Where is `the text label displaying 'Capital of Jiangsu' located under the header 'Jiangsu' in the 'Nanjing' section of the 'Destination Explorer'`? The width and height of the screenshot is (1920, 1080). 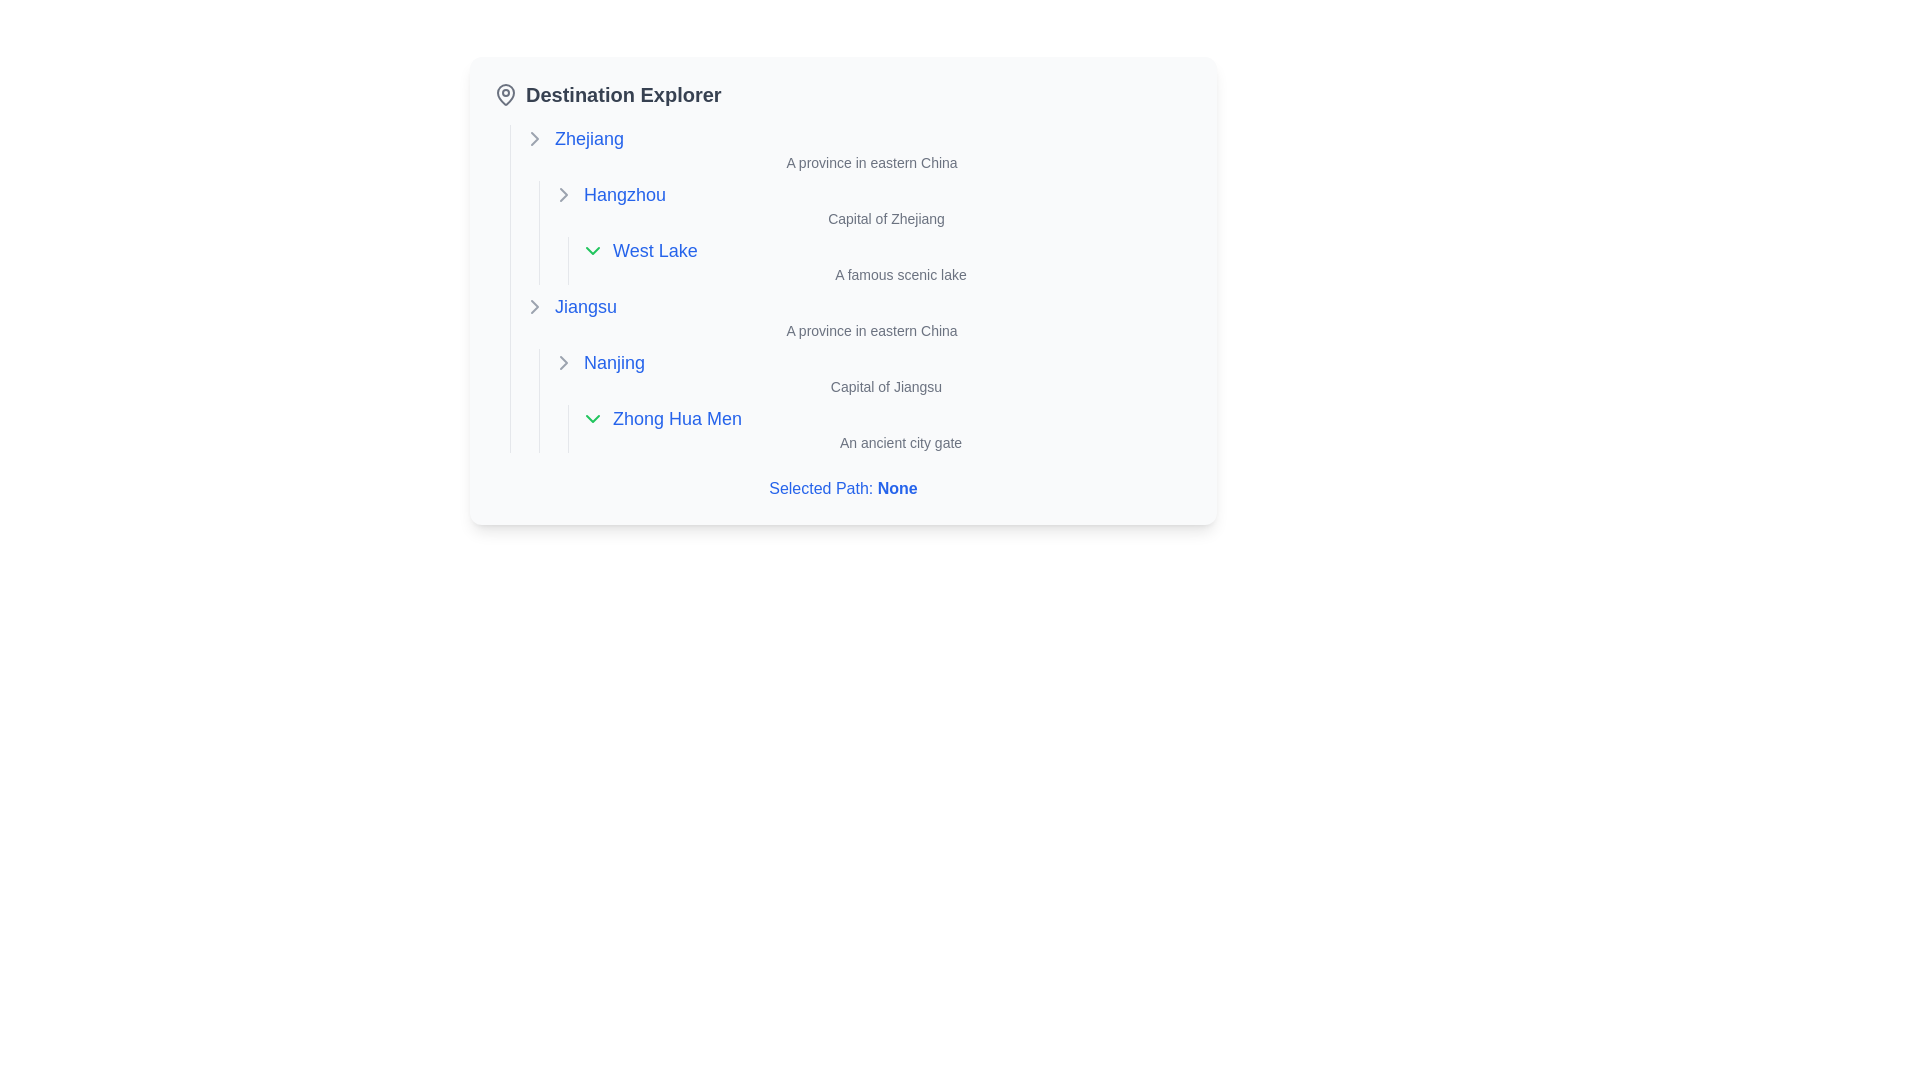 the text label displaying 'Capital of Jiangsu' located under the header 'Jiangsu' in the 'Nanjing' section of the 'Destination Explorer' is located at coordinates (865, 401).